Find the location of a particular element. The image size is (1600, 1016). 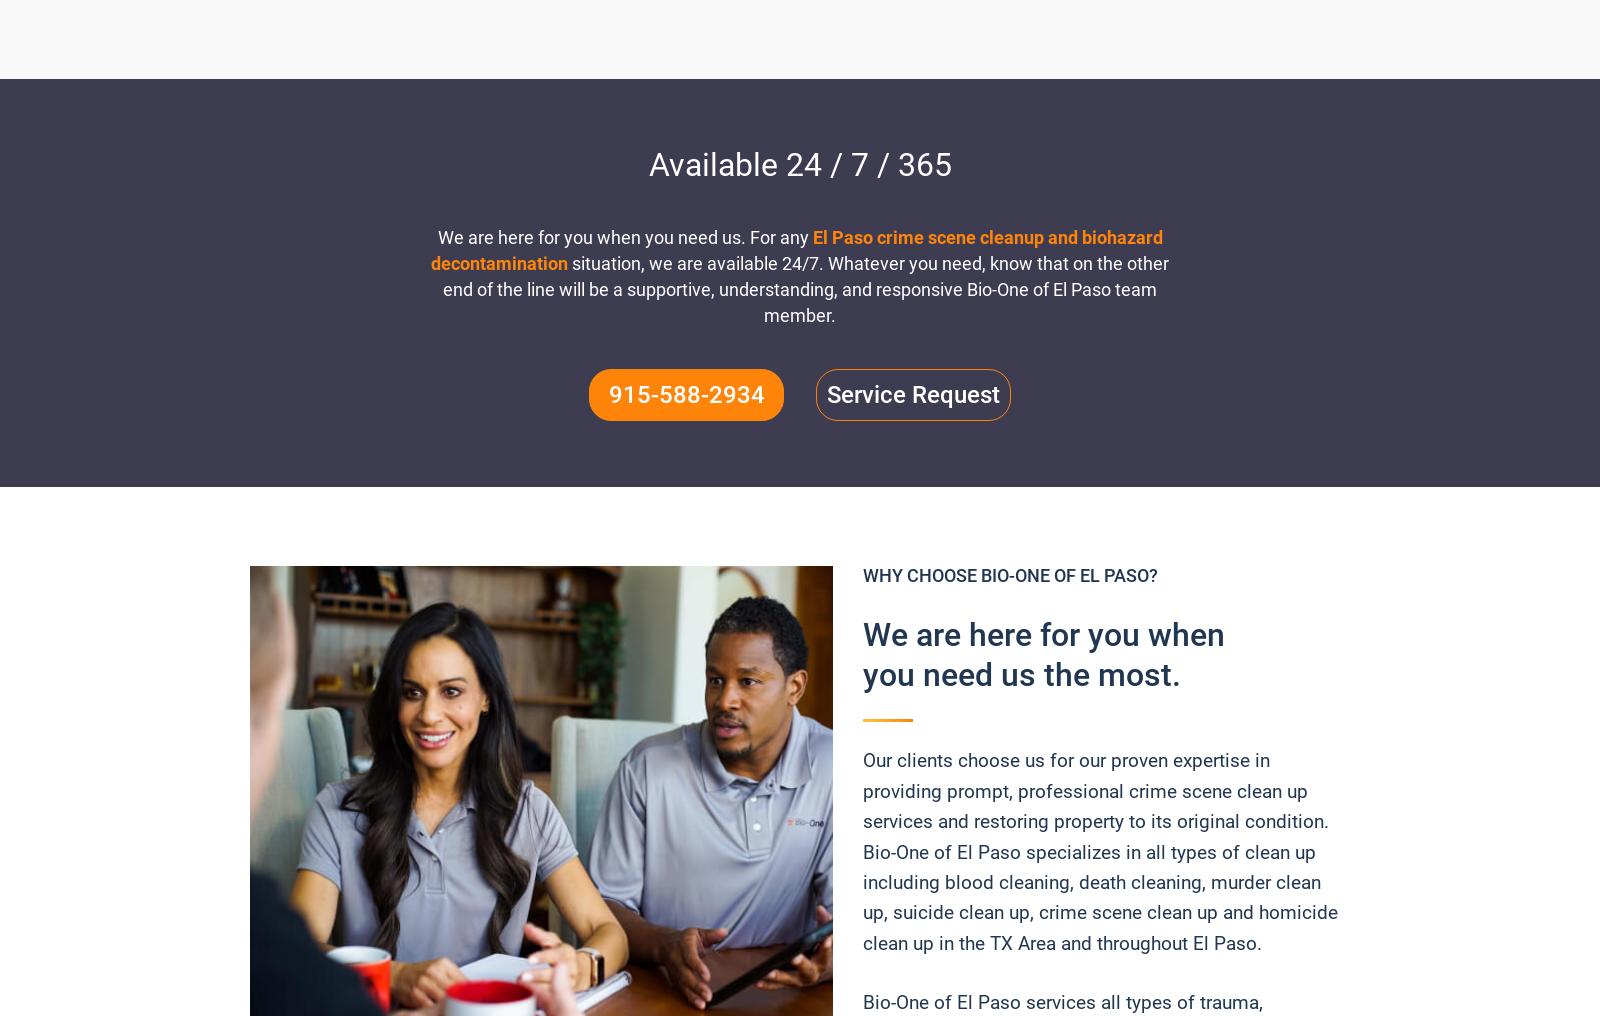

'Available 24 / 7 / 365' is located at coordinates (648, 162).